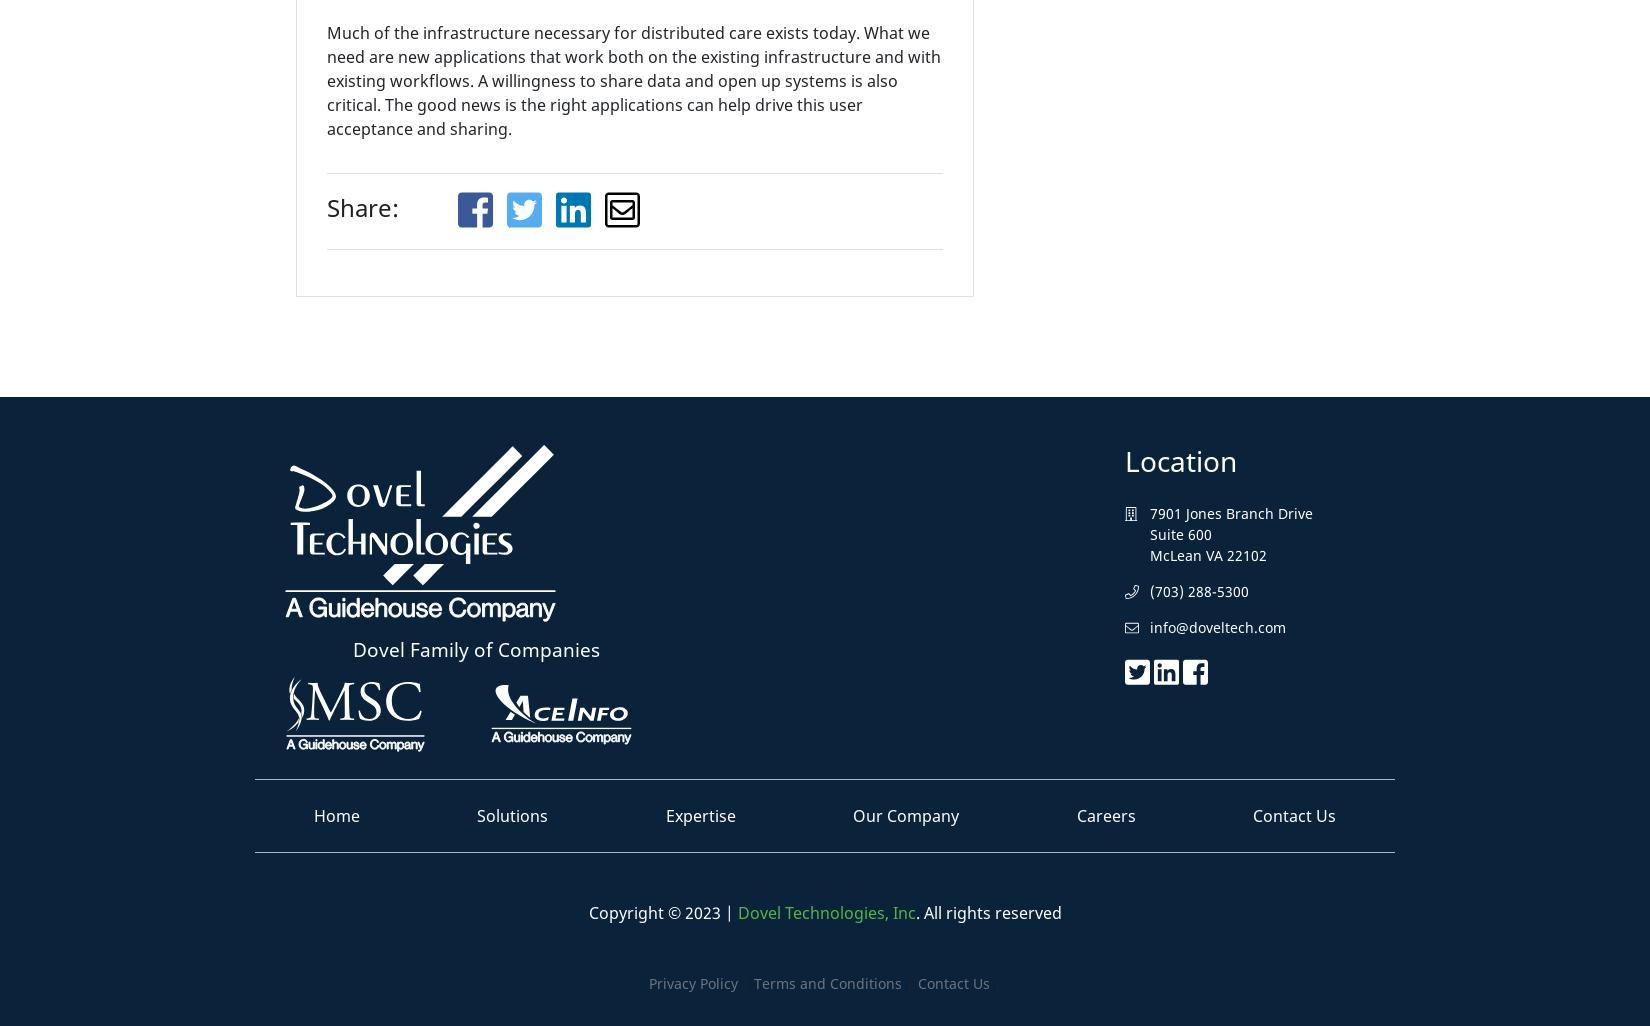 The height and width of the screenshot is (1026, 1650). Describe the element at coordinates (1199, 590) in the screenshot. I see `'(703) 288-5300'` at that location.